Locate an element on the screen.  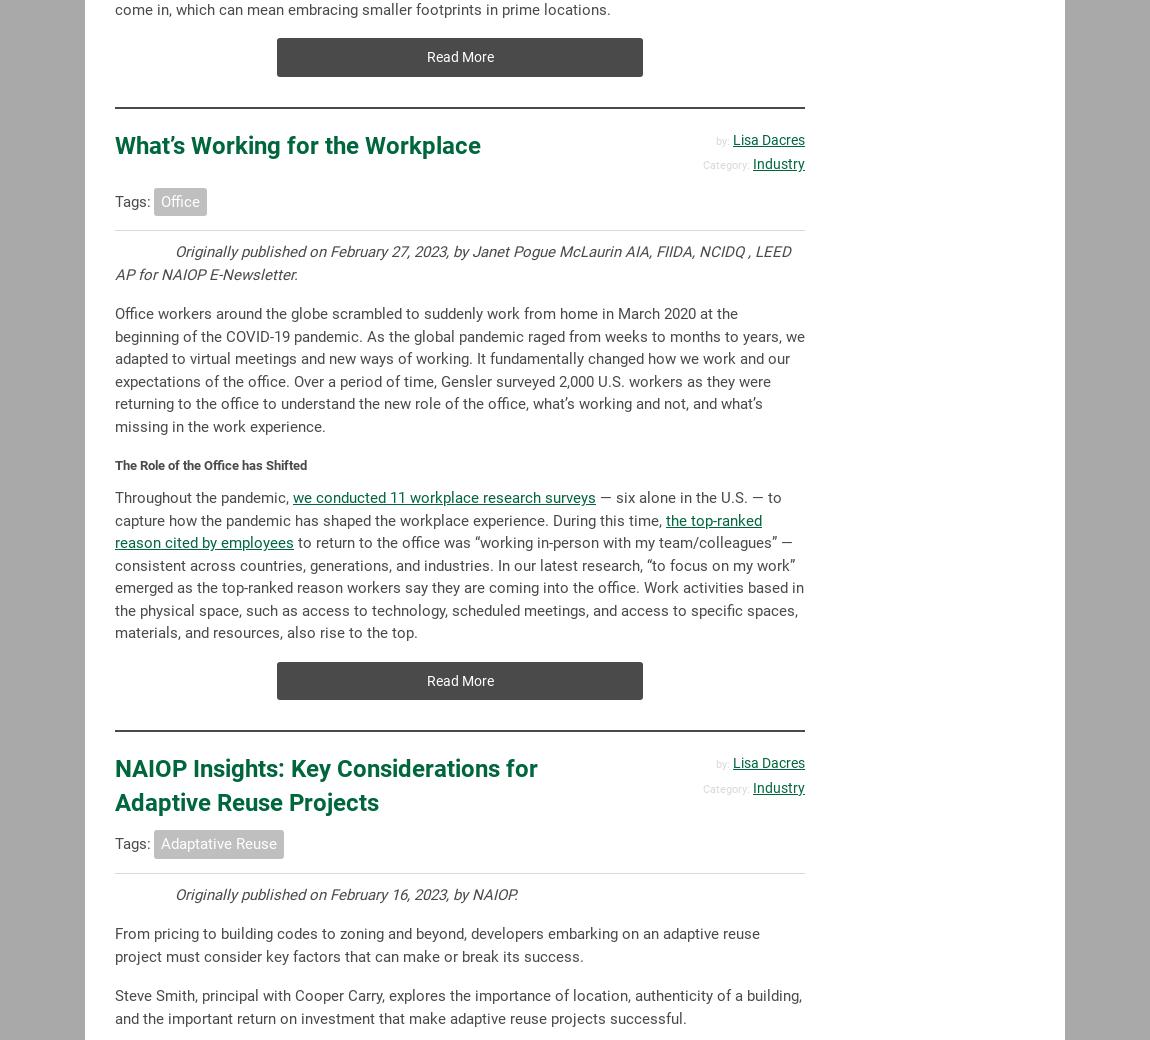
'What’s Working for the Workplace' is located at coordinates (114, 144).